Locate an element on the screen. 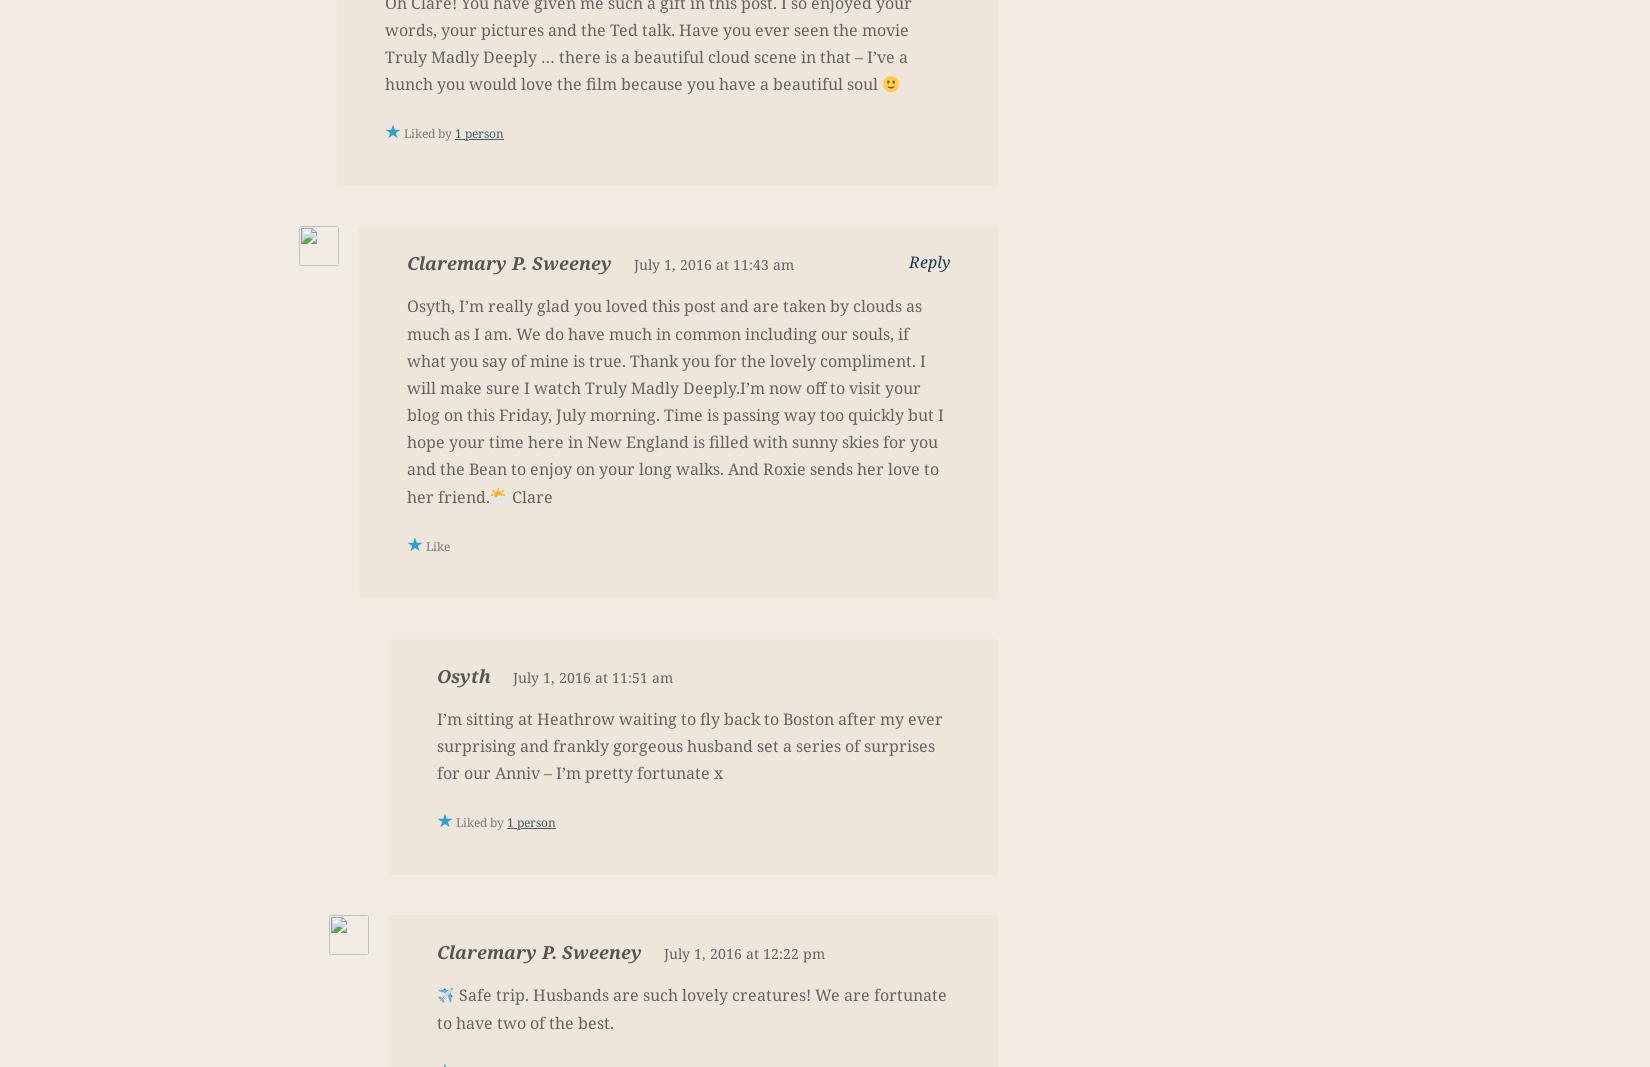 This screenshot has width=1650, height=1067. 'July 1, 2016 at 11:43 am' is located at coordinates (712, 264).